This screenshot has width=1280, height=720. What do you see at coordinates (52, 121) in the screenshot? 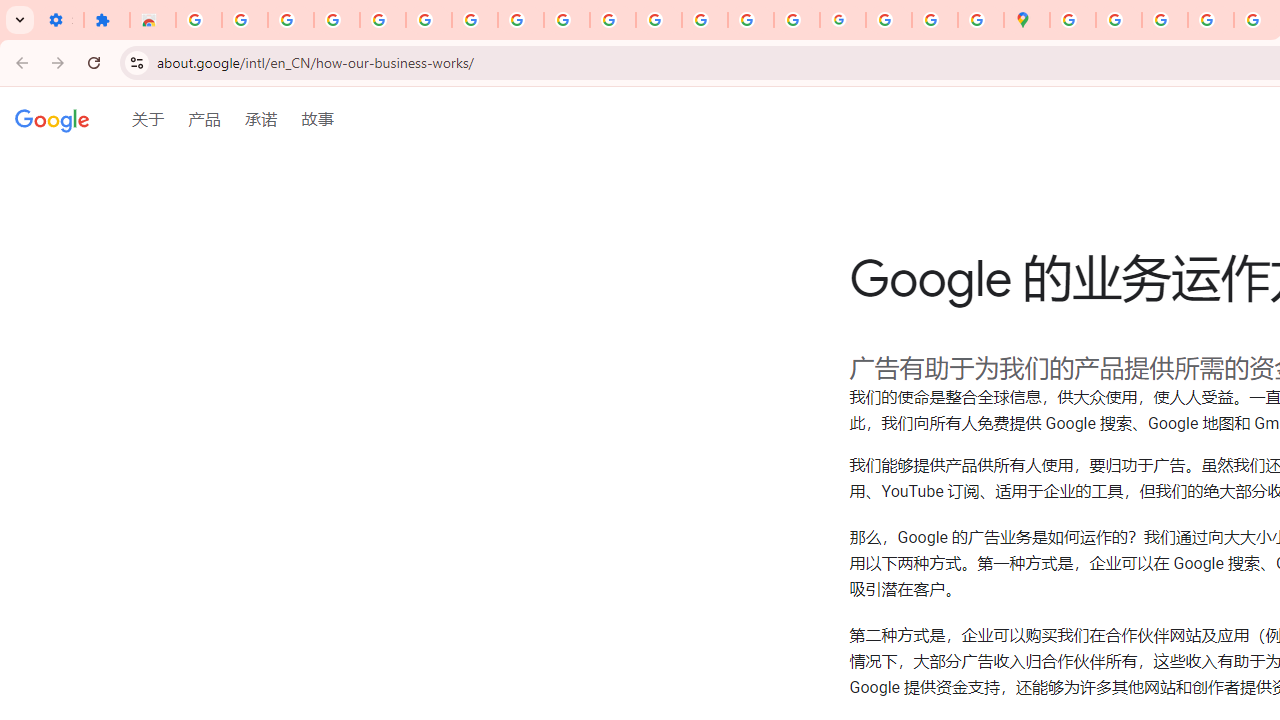
I see `'Google'` at bounding box center [52, 121].